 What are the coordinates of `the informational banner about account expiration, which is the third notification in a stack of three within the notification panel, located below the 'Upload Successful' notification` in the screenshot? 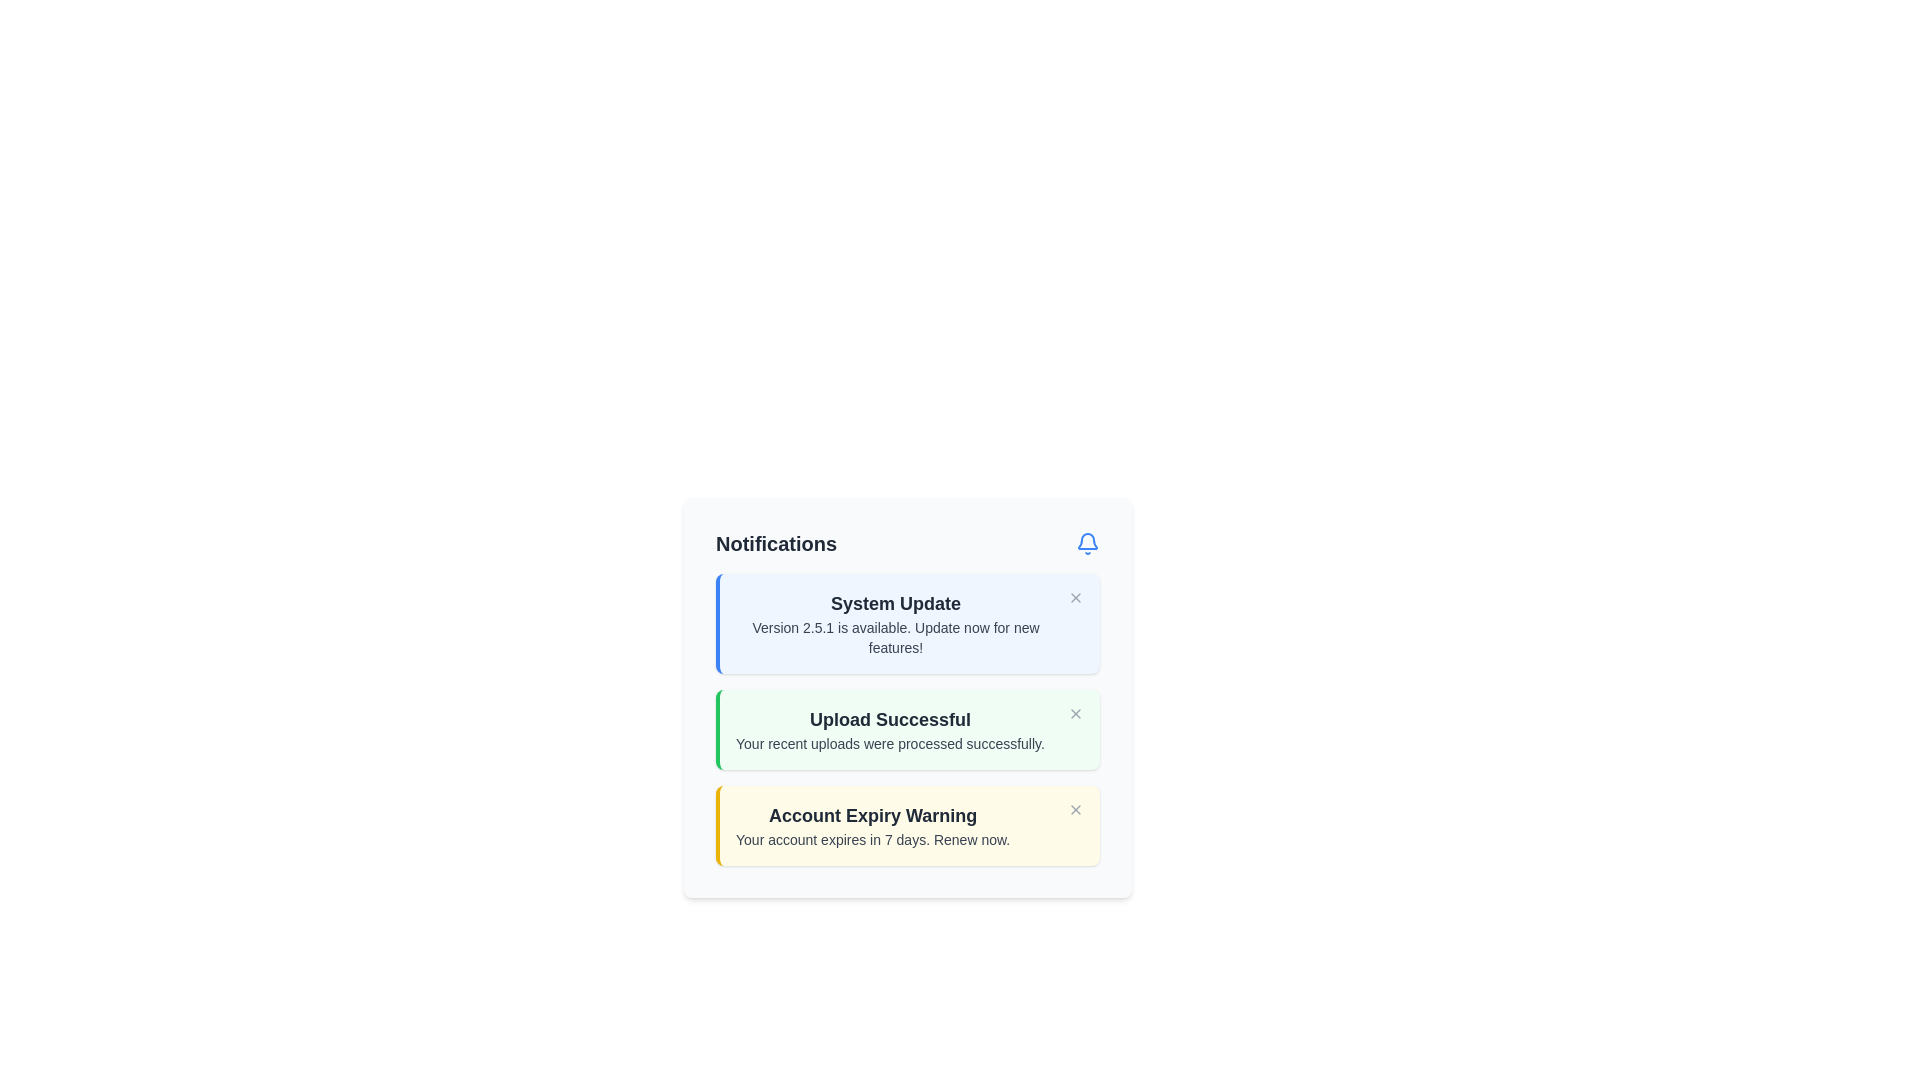 It's located at (909, 825).